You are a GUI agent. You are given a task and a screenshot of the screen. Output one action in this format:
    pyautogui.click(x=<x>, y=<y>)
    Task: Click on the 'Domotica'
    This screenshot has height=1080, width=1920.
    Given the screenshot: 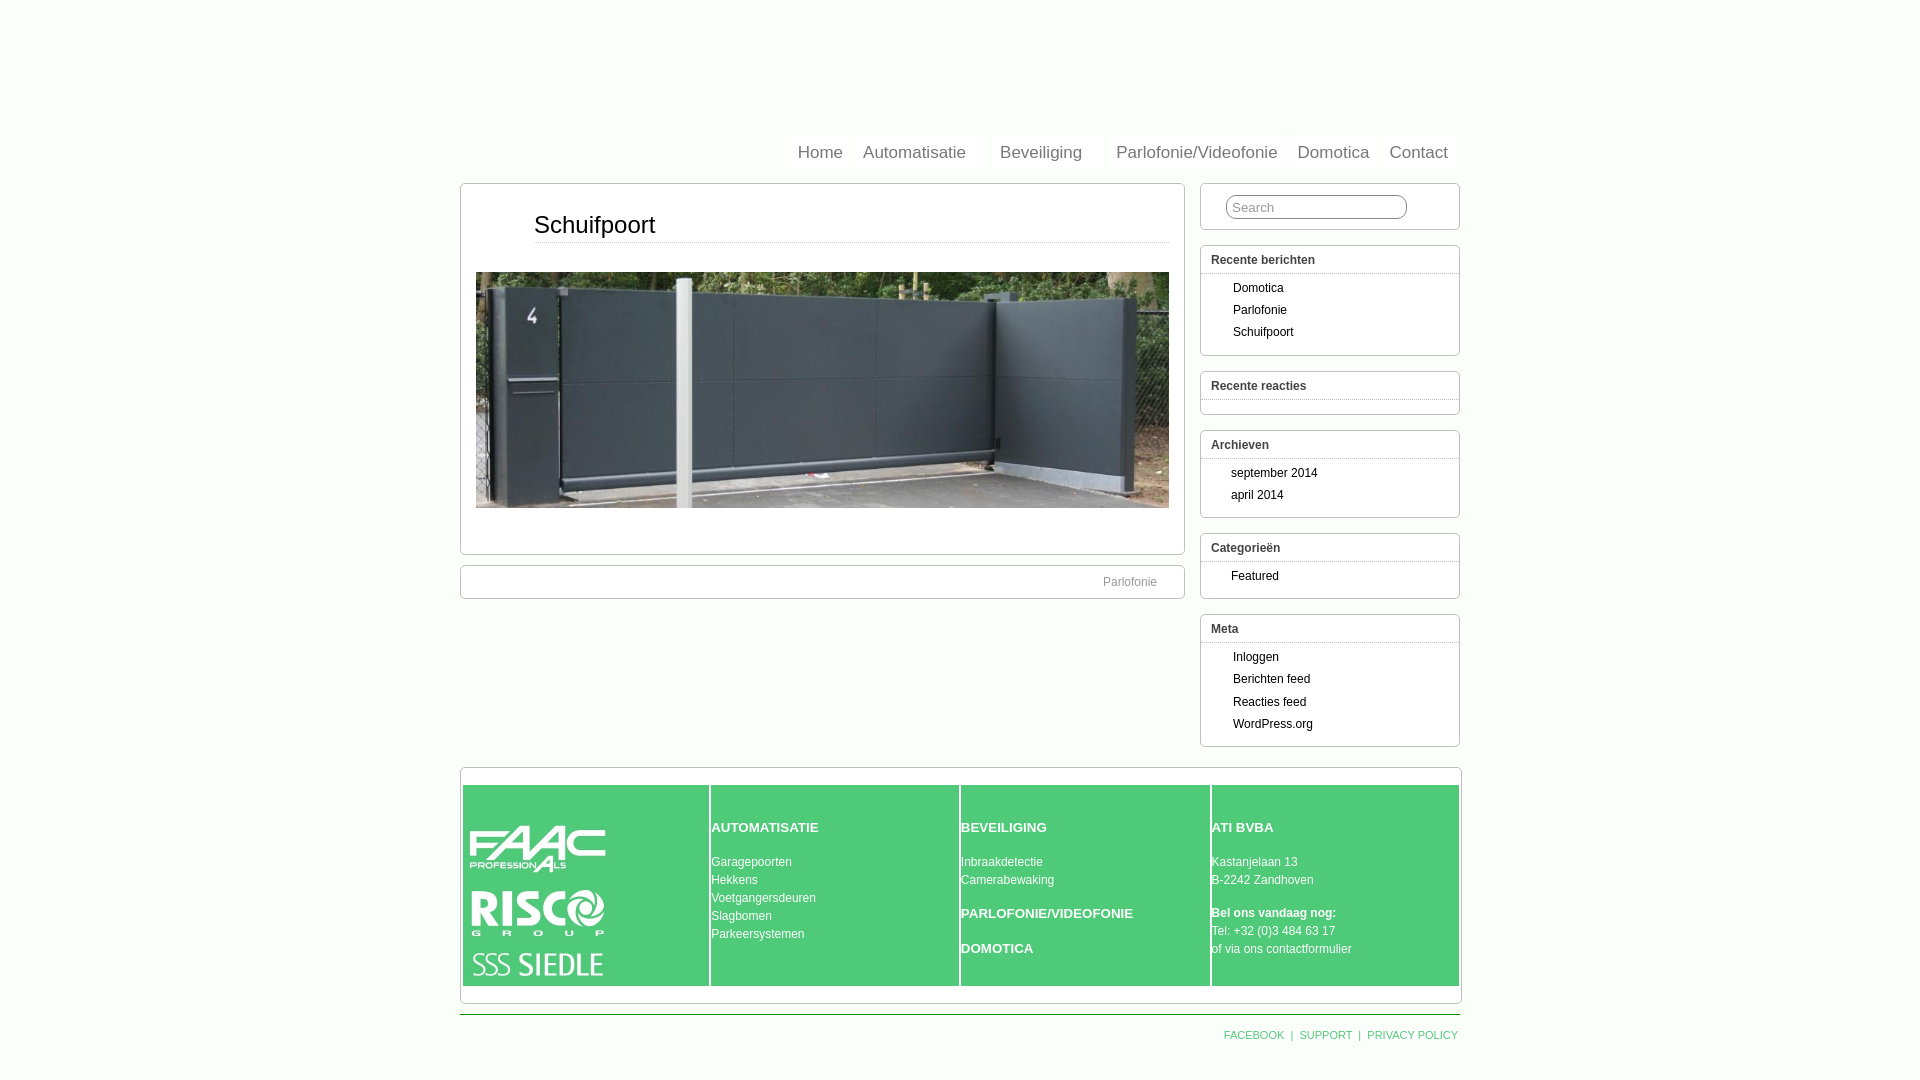 What is the action you would take?
    pyautogui.click(x=1290, y=150)
    